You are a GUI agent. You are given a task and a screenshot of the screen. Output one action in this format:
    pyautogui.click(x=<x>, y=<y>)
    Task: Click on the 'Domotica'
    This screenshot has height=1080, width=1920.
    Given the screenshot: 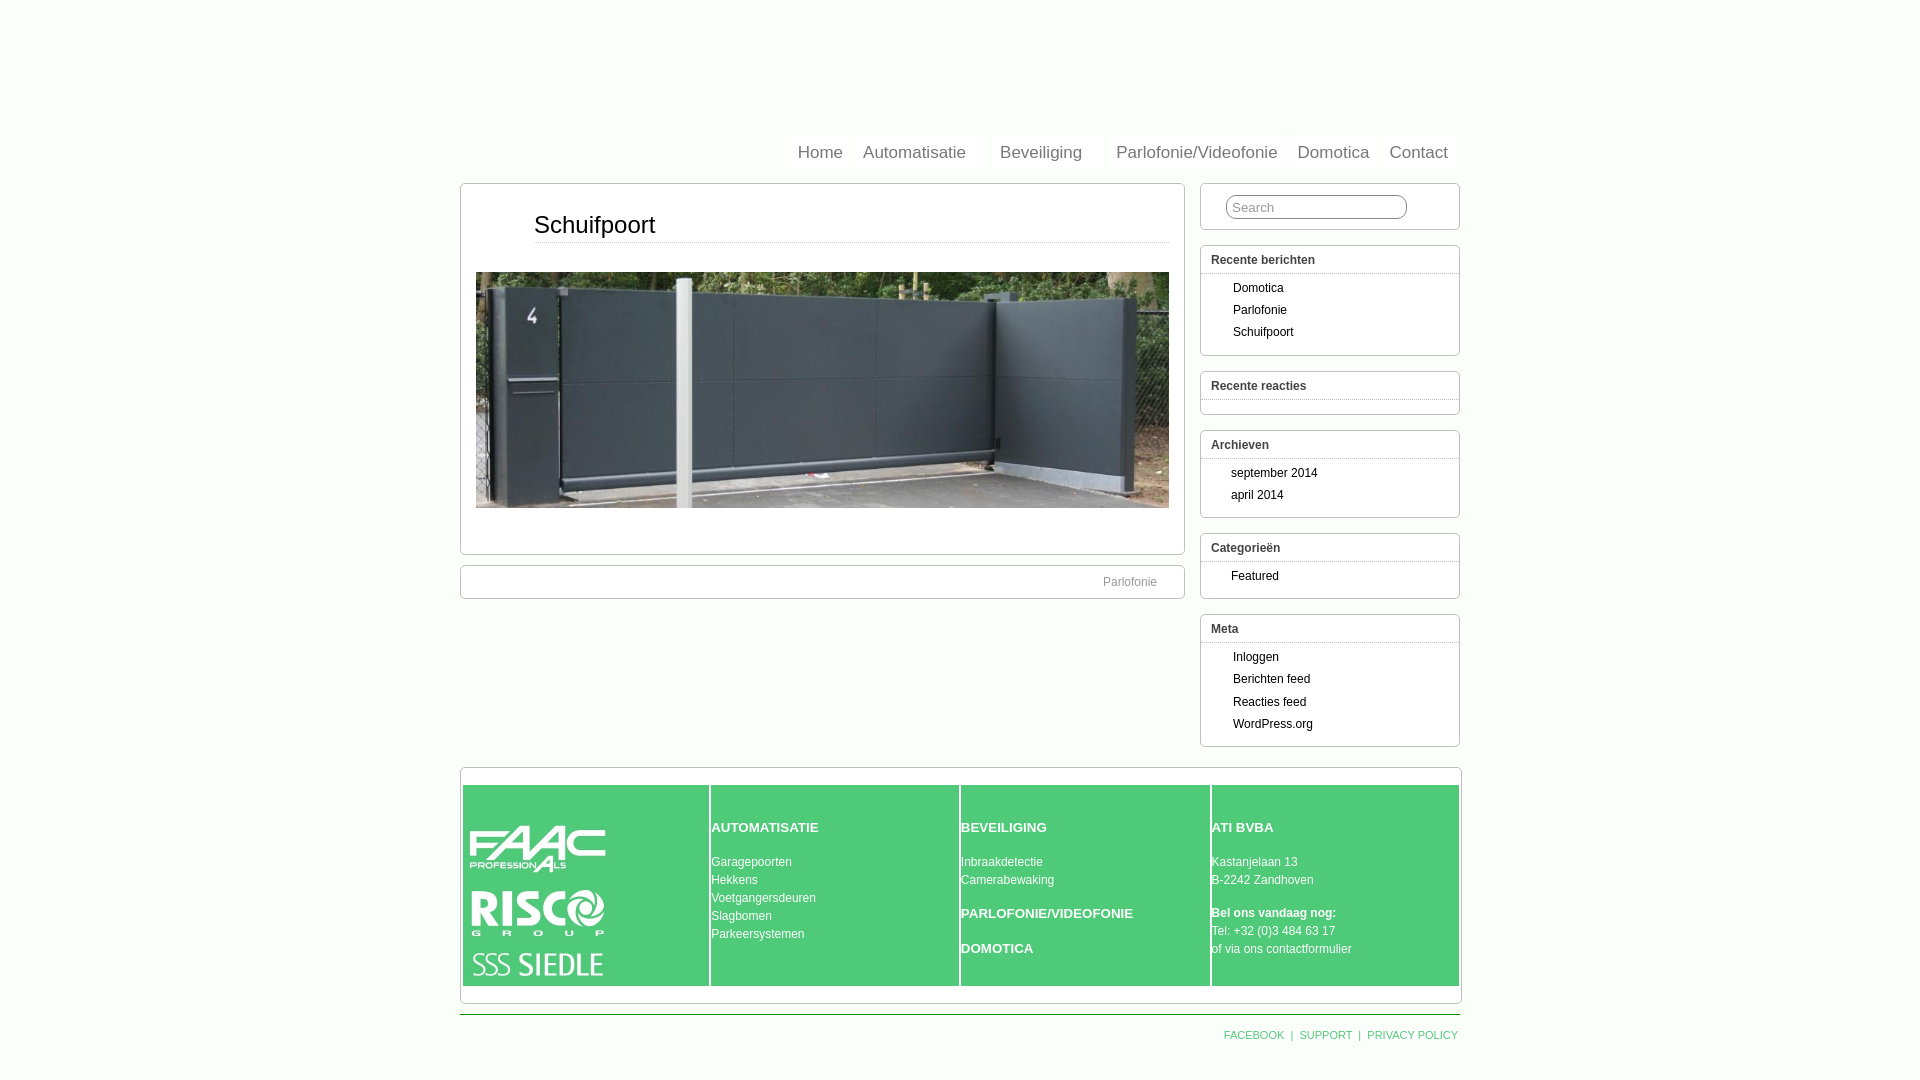 What is the action you would take?
    pyautogui.click(x=1290, y=150)
    